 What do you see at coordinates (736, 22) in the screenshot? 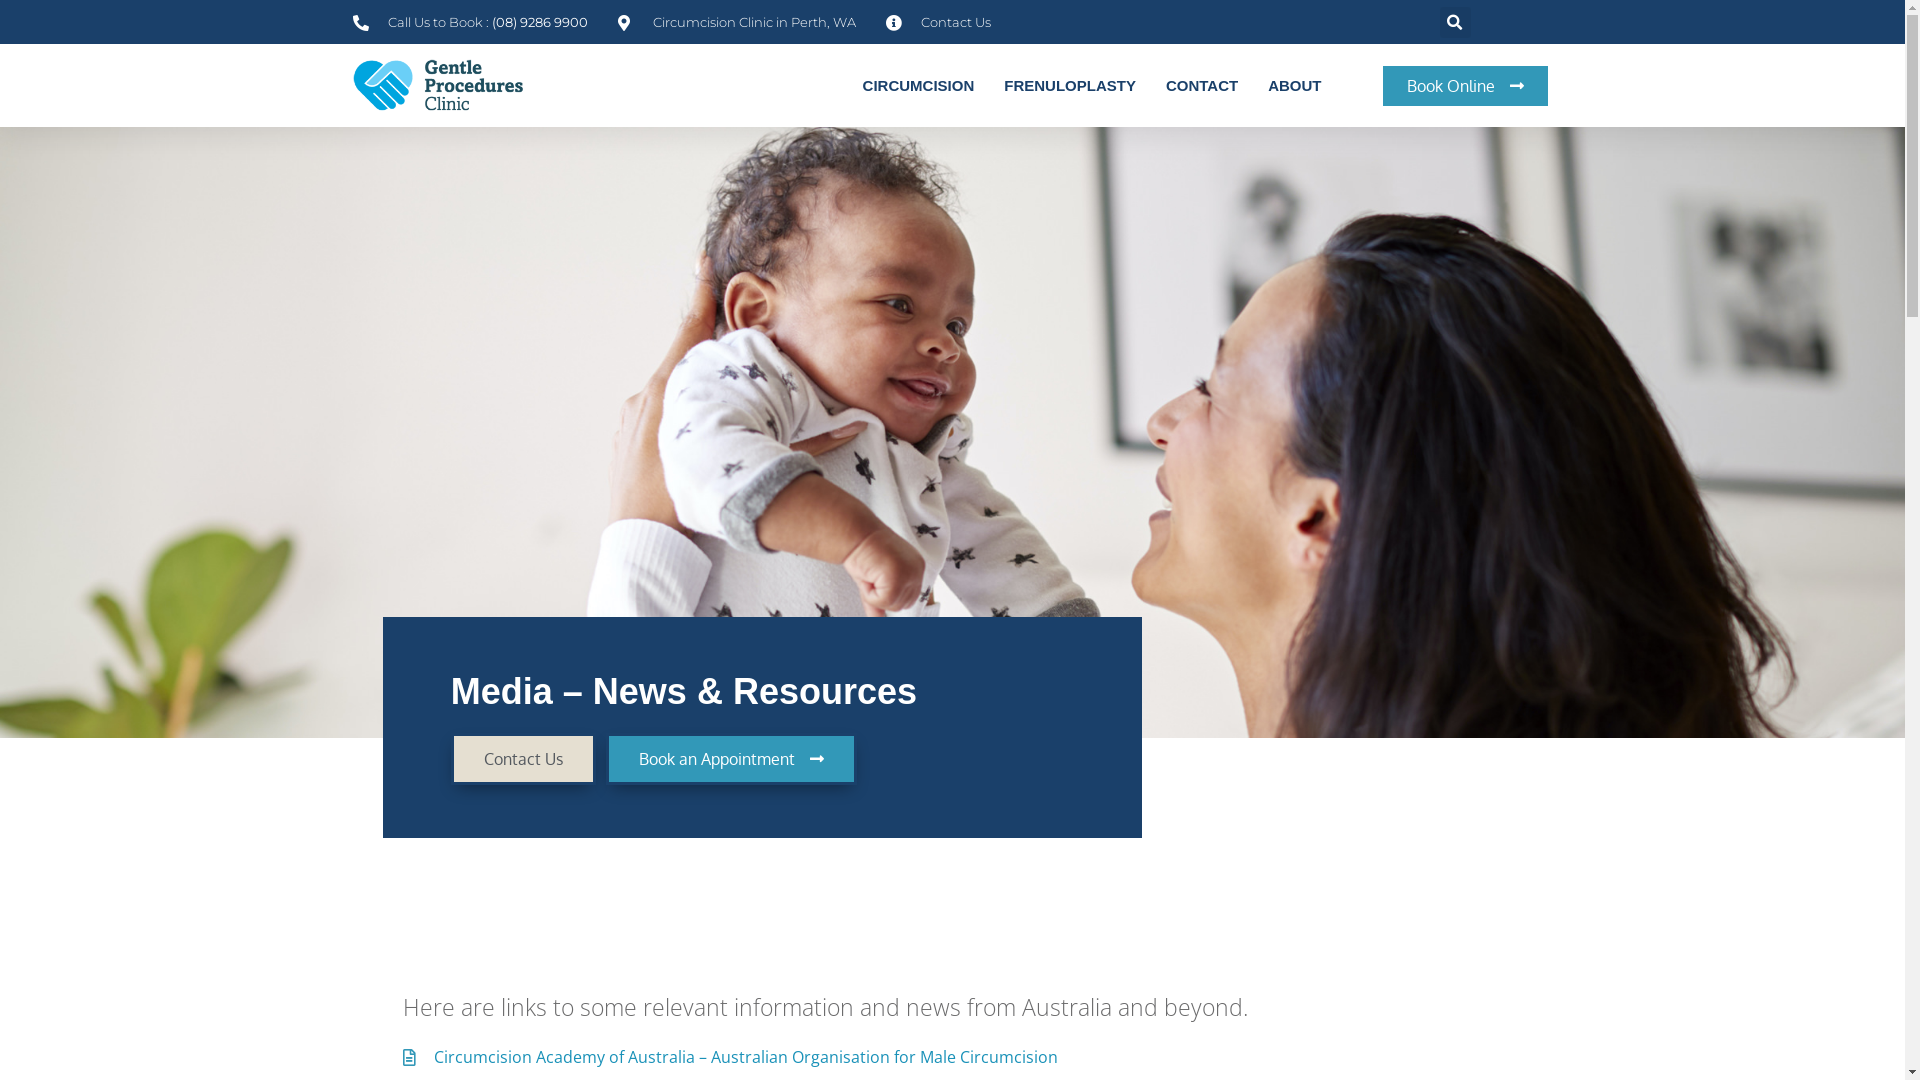
I see `'Circumcision Clinic in Perth, WA'` at bounding box center [736, 22].